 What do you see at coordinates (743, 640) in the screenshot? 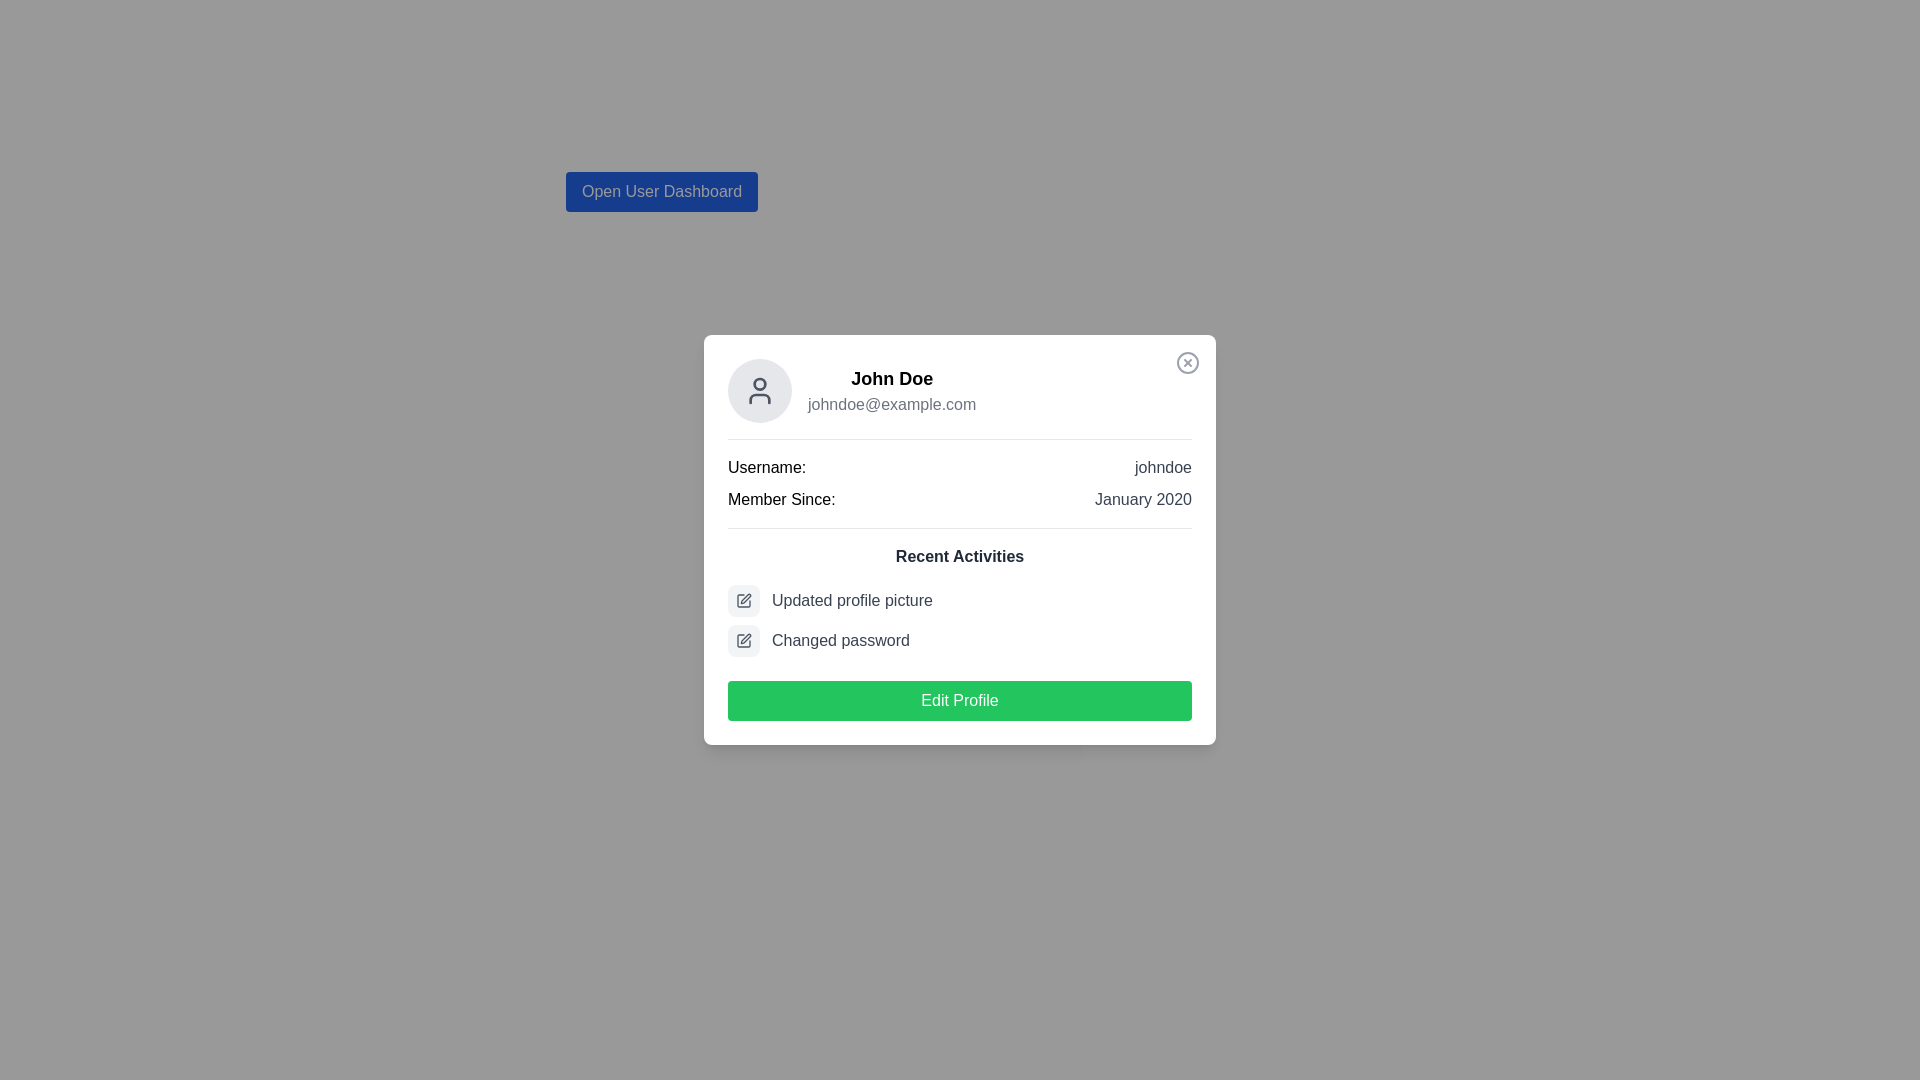
I see `the square icon button with a gray background and a pen icon, located to the left of the 'Changed password' text in the 'Recent Activities' section` at bounding box center [743, 640].